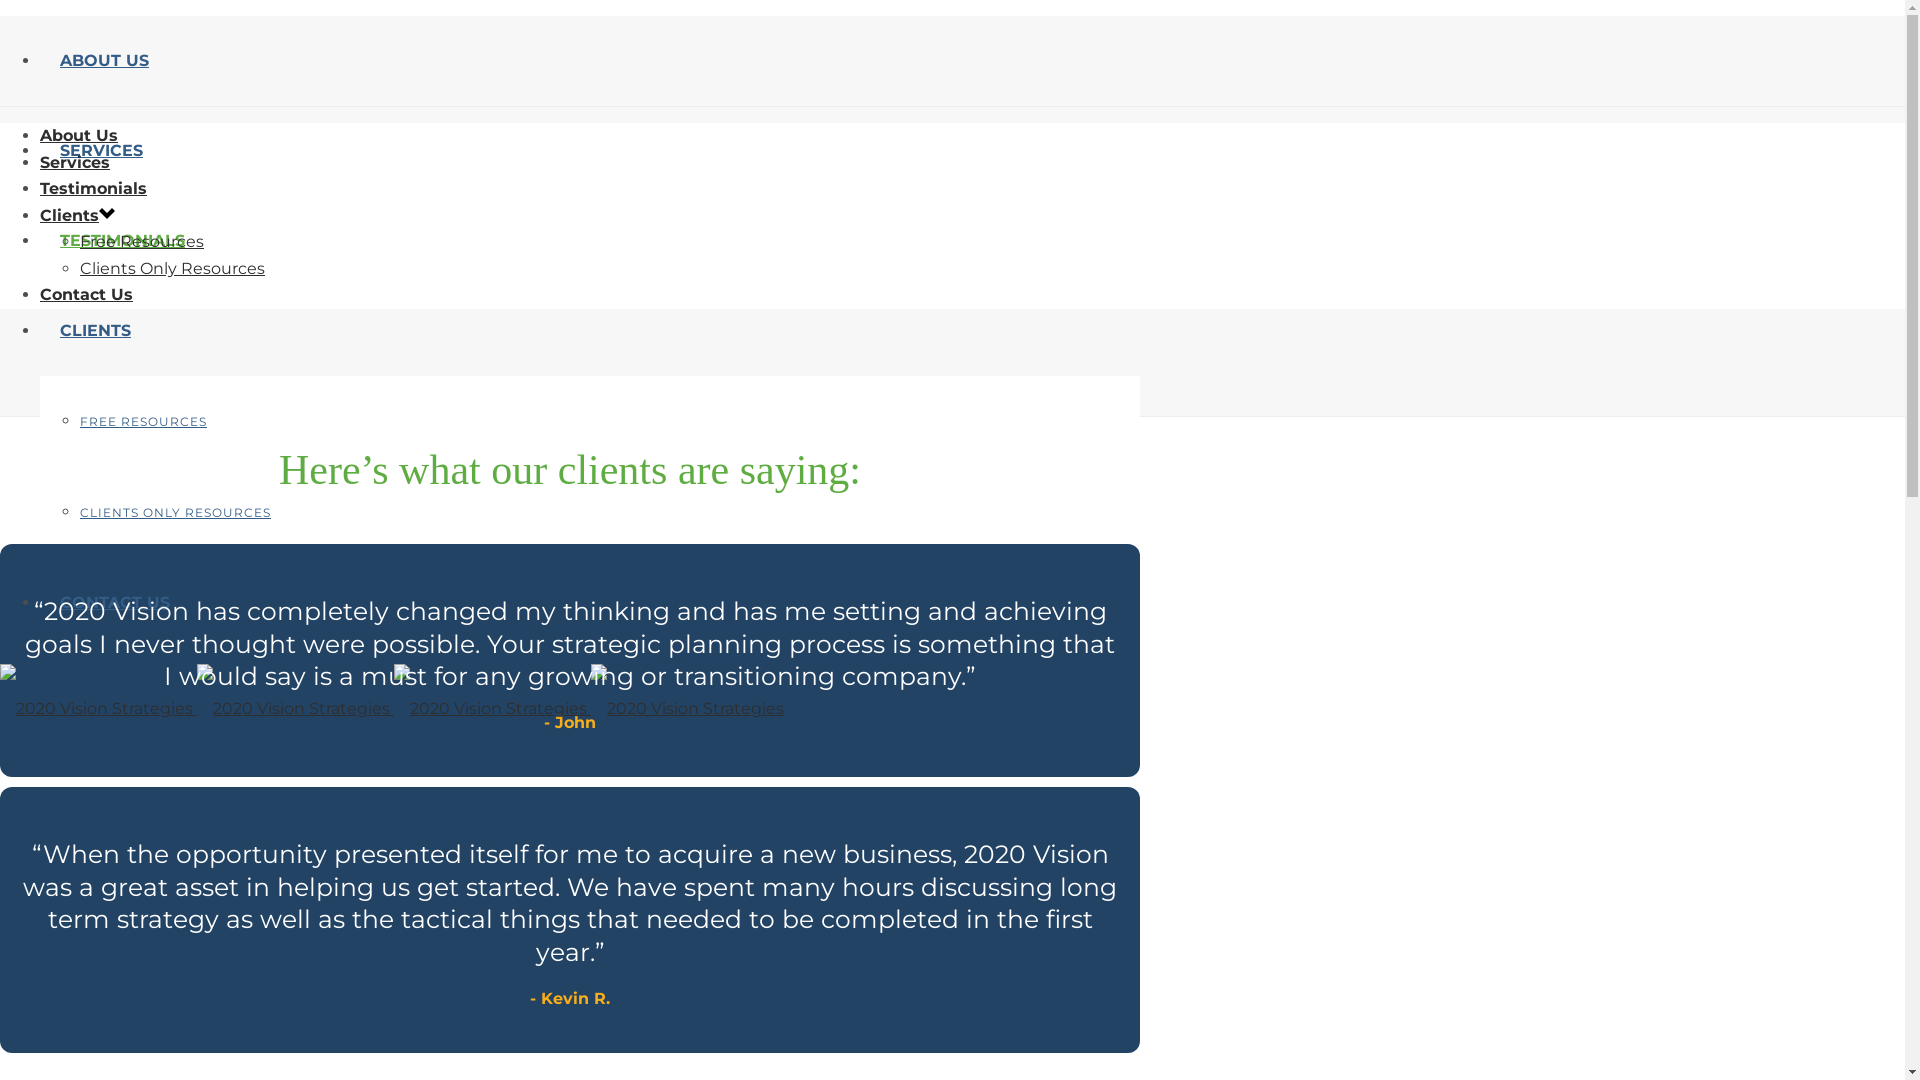 The image size is (1920, 1080). I want to click on 'Clients', so click(69, 215).